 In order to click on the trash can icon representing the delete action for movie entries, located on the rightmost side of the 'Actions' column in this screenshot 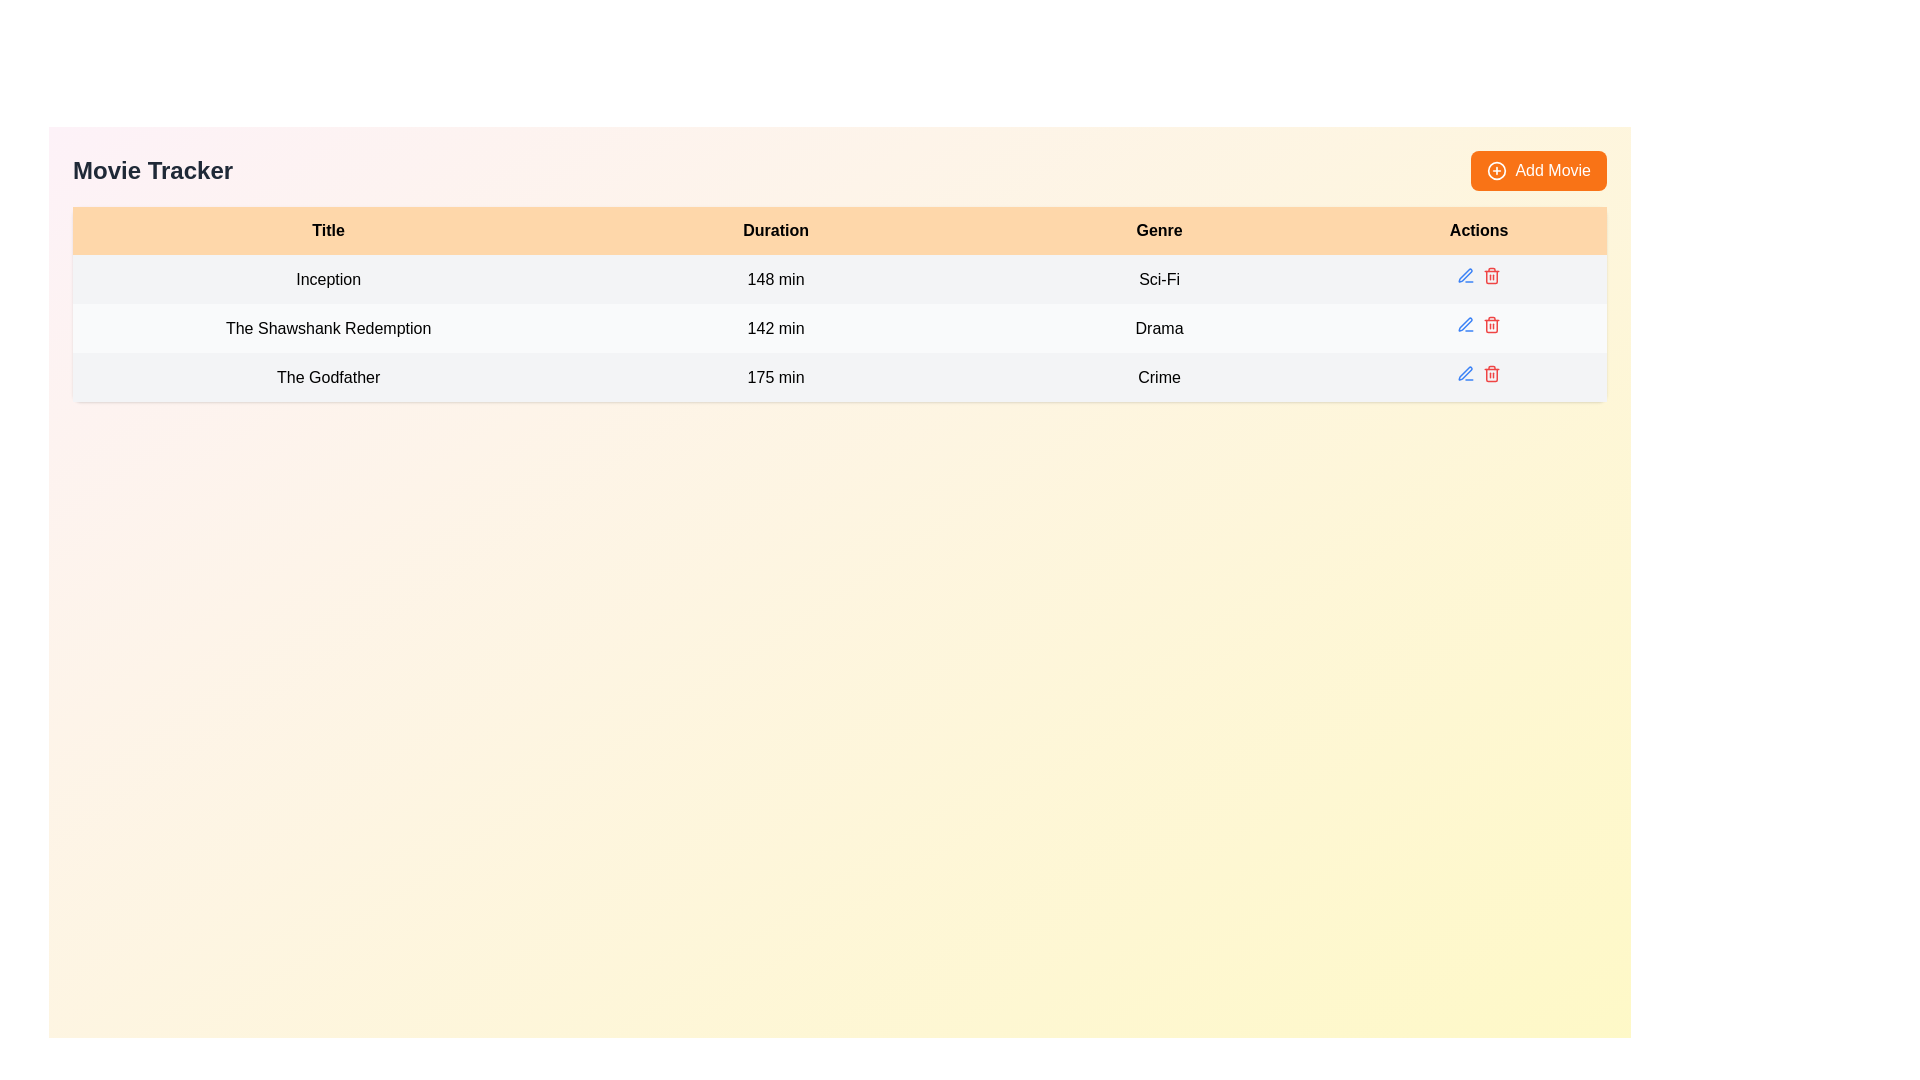, I will do `click(1492, 374)`.